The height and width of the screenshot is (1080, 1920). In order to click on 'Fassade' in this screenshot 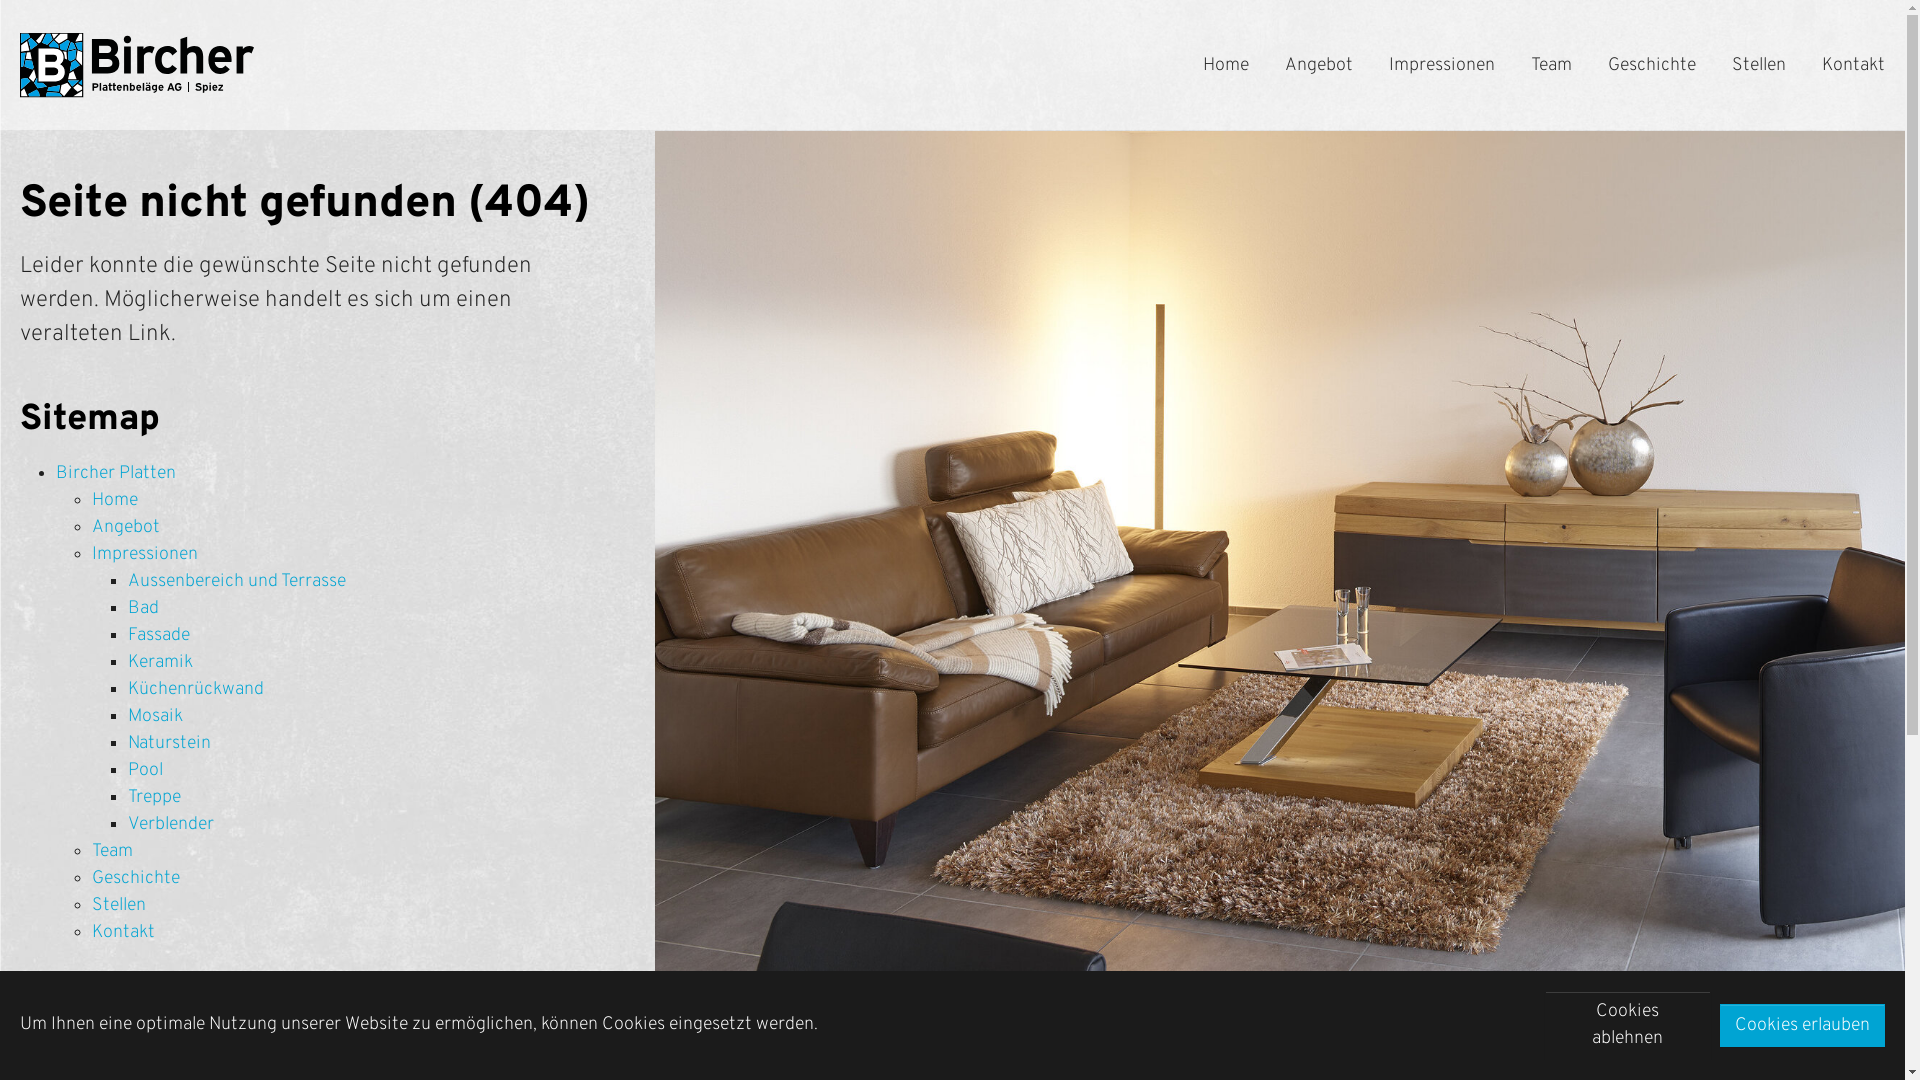, I will do `click(127, 635)`.